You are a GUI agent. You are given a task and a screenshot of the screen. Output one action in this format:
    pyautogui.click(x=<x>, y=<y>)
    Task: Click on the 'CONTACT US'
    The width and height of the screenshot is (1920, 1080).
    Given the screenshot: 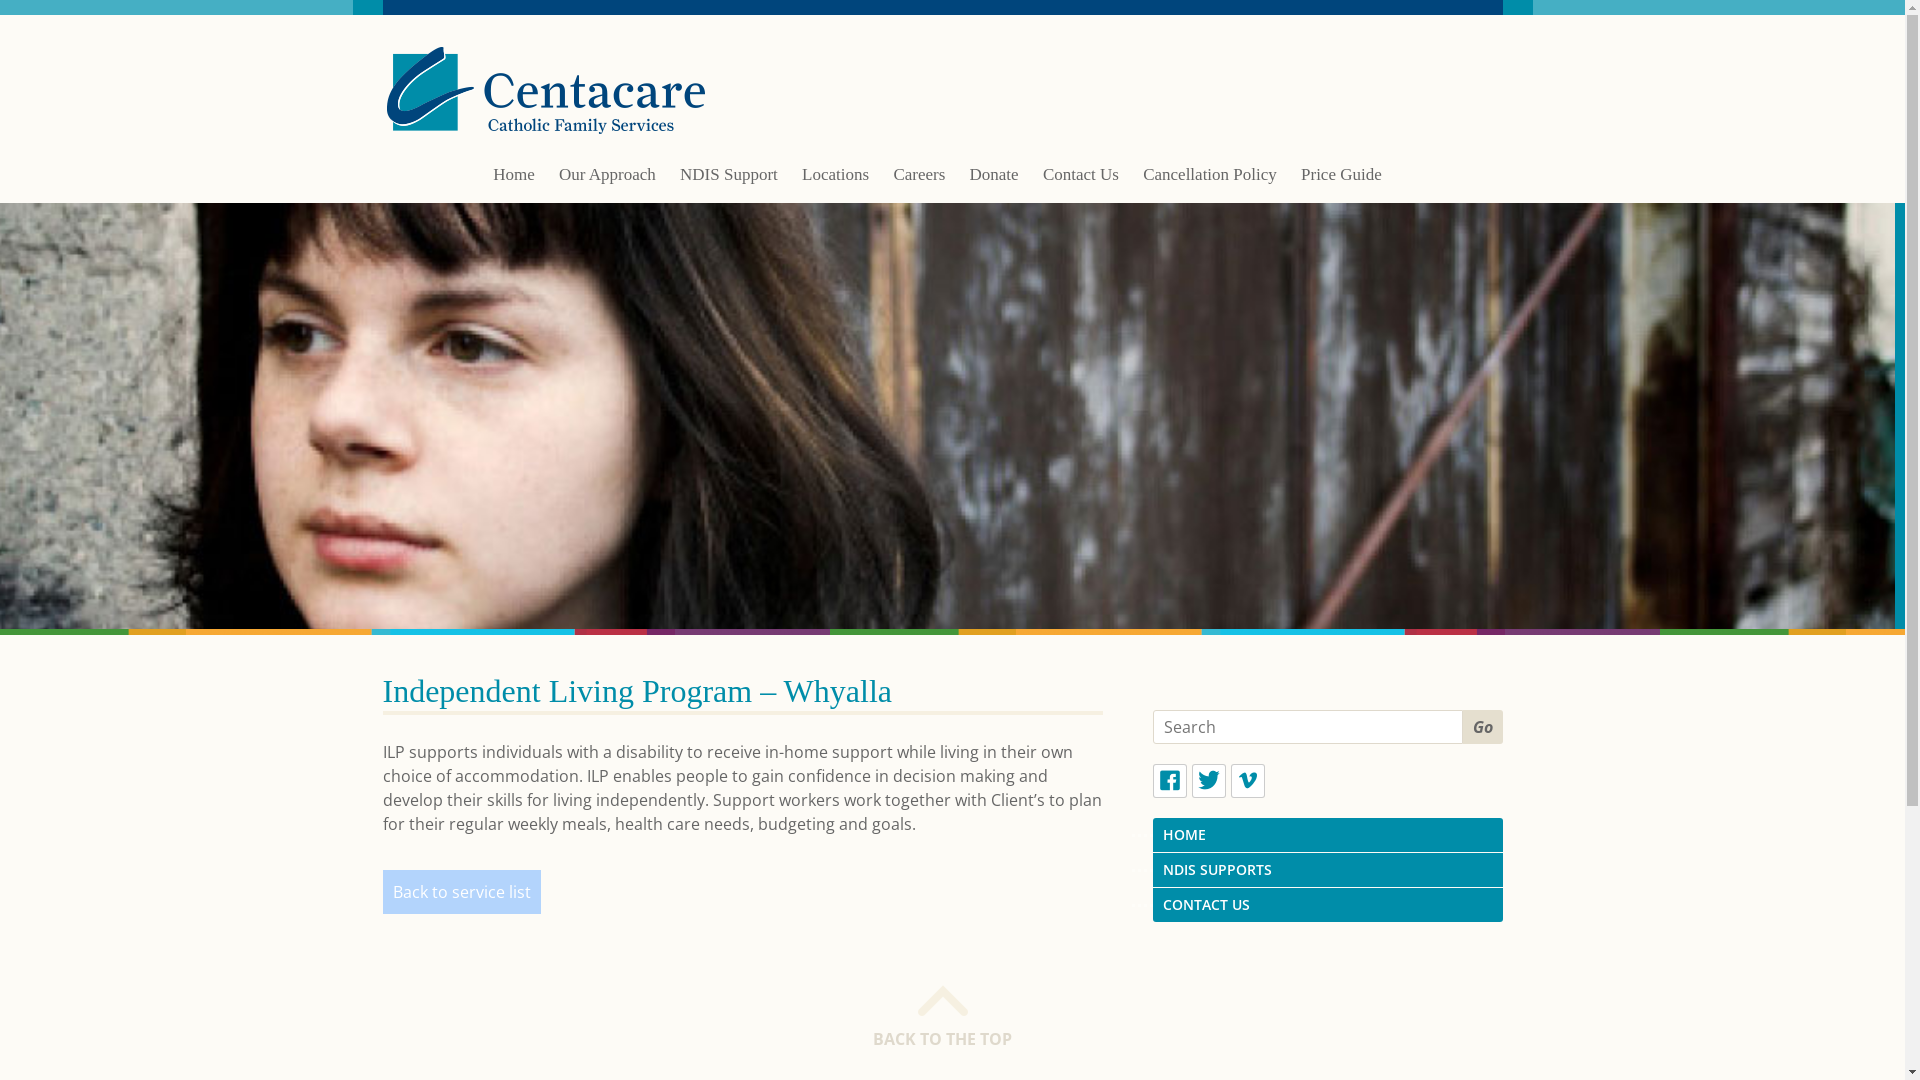 What is the action you would take?
    pyautogui.click(x=1152, y=905)
    